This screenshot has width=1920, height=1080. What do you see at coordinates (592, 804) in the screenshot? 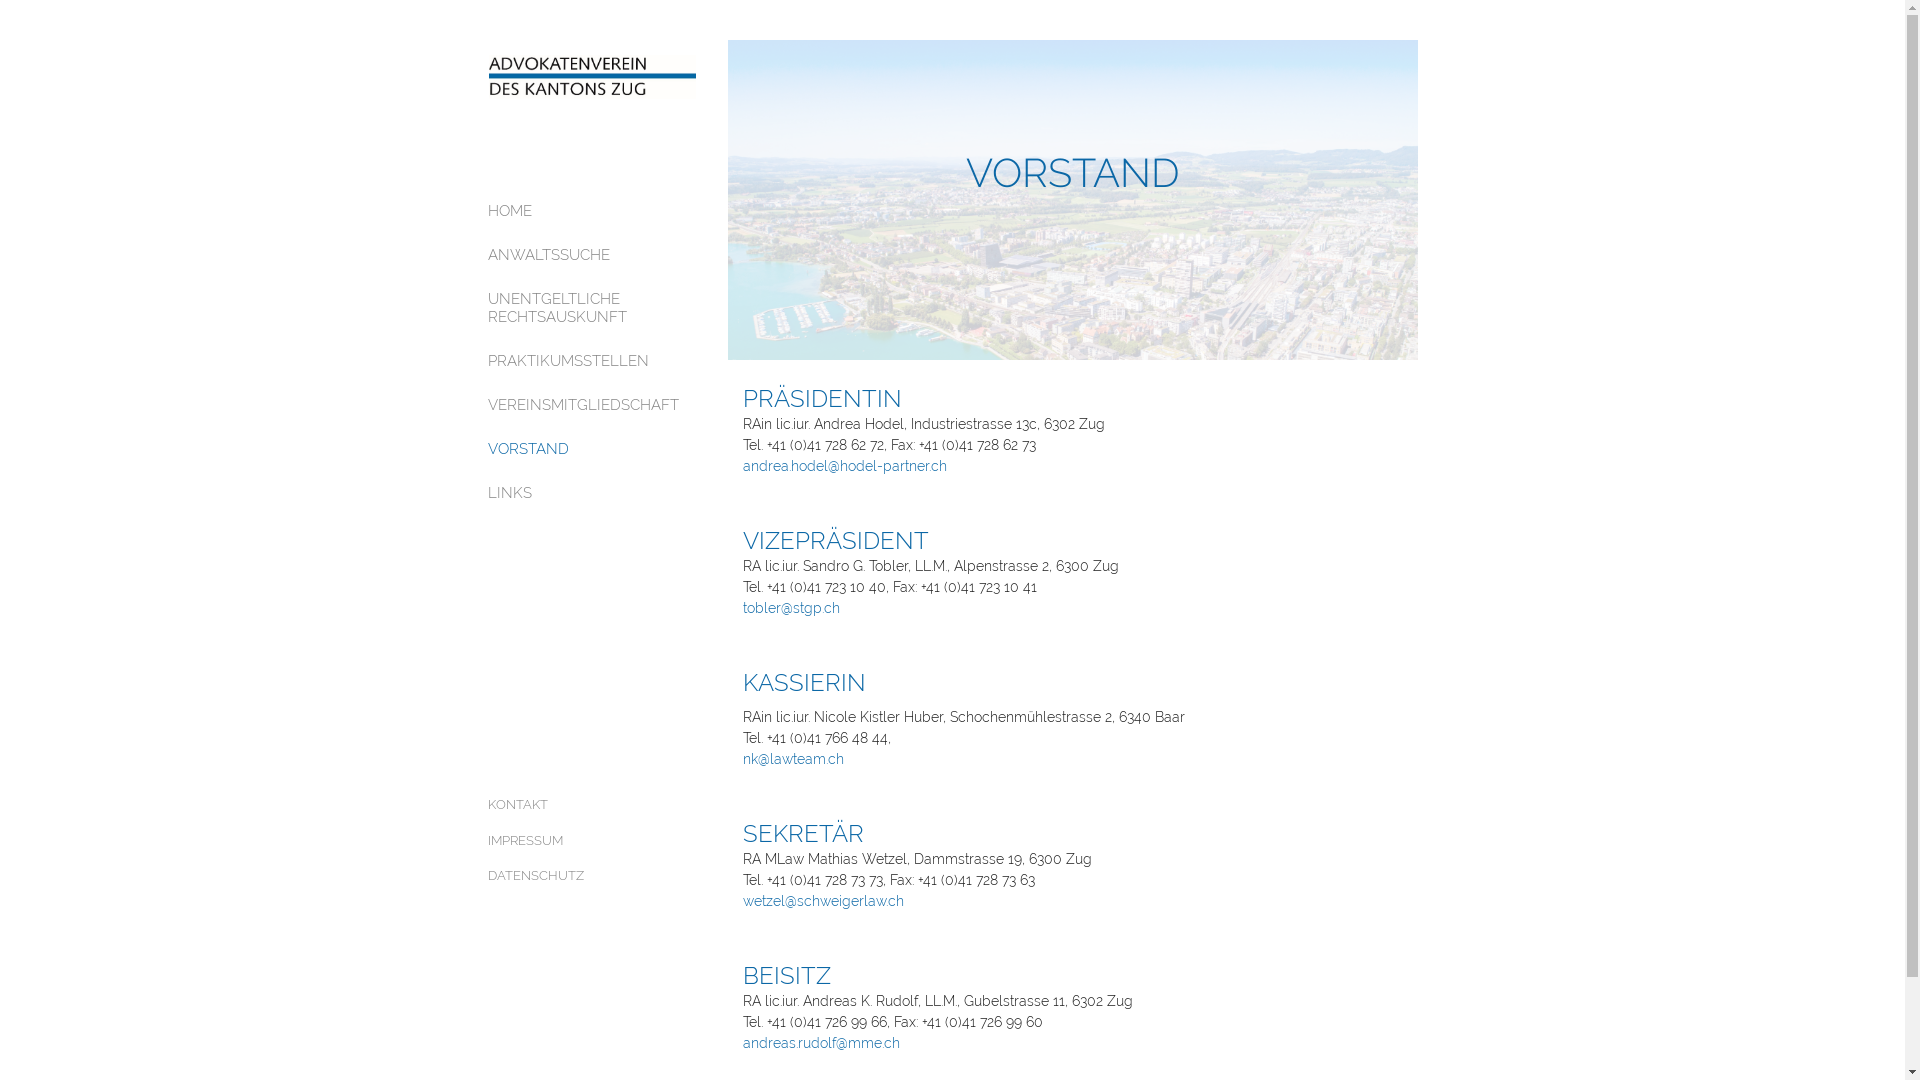
I see `'KONTAKT'` at bounding box center [592, 804].